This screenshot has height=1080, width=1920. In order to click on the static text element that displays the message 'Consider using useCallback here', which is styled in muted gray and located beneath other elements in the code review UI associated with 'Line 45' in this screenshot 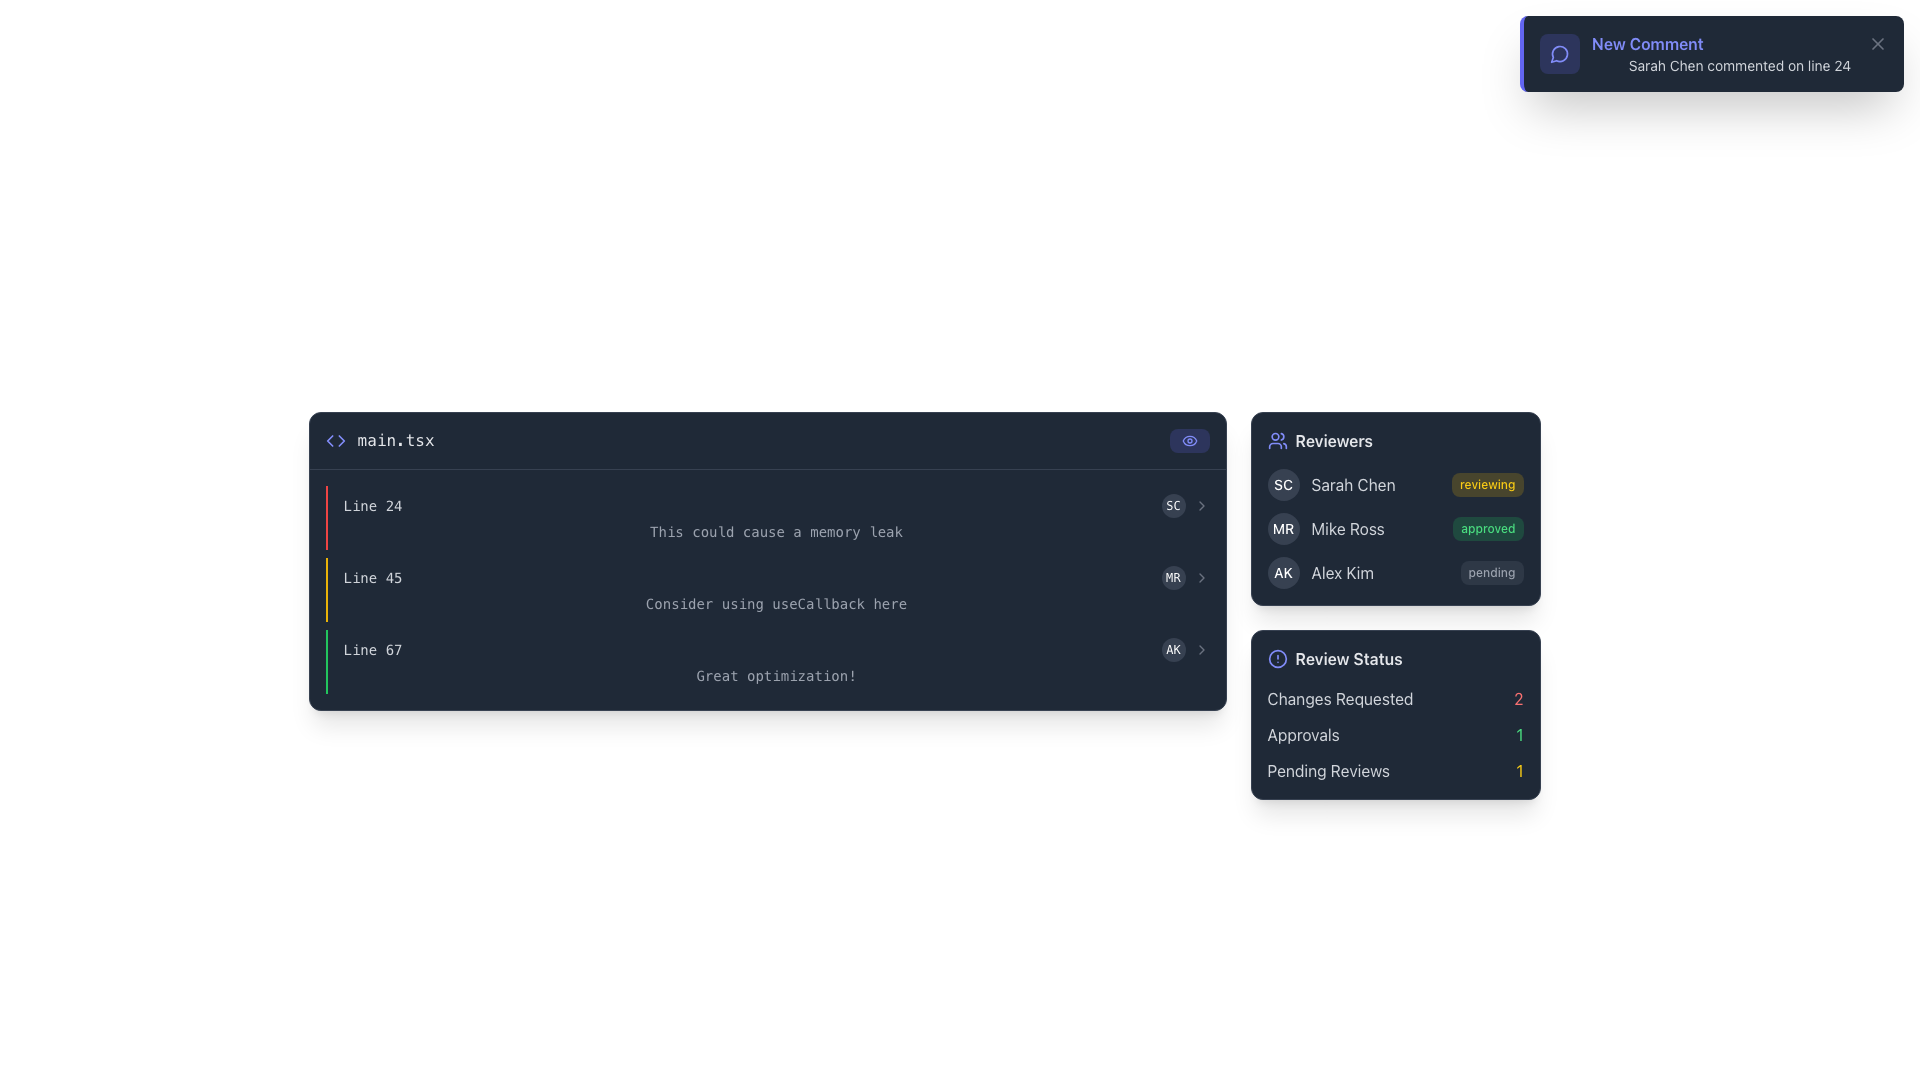, I will do `click(775, 603)`.